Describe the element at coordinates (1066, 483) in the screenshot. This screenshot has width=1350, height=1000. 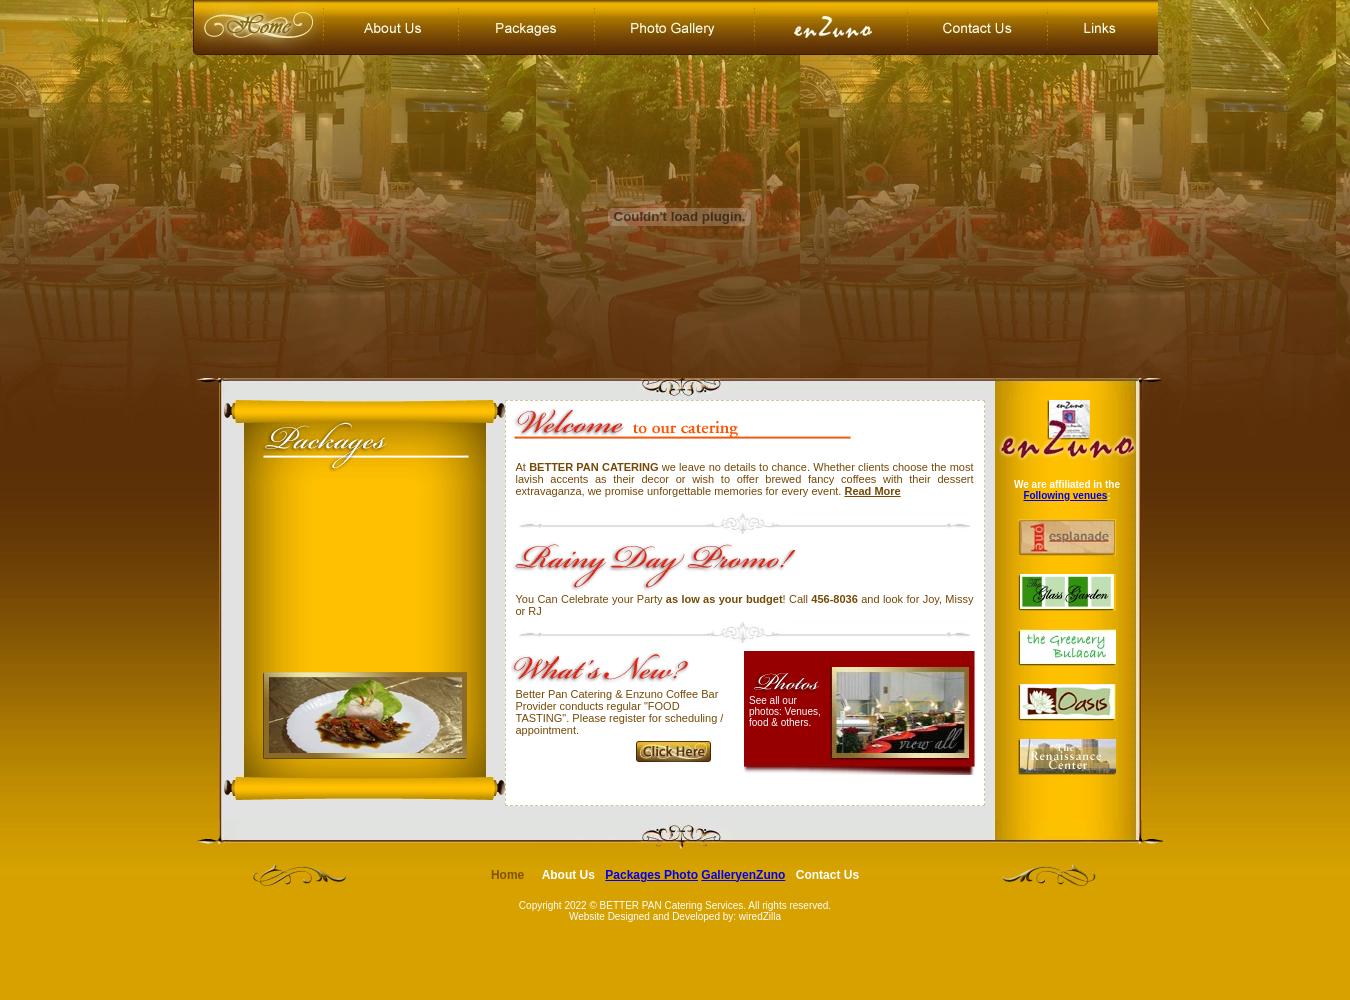
I see `'We are affiliated in the'` at that location.